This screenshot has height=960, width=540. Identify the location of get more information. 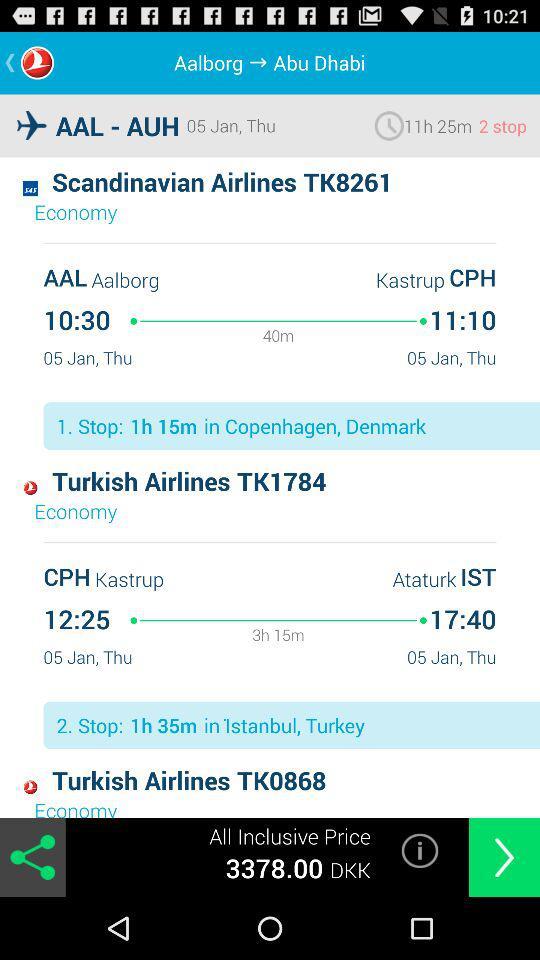
(419, 849).